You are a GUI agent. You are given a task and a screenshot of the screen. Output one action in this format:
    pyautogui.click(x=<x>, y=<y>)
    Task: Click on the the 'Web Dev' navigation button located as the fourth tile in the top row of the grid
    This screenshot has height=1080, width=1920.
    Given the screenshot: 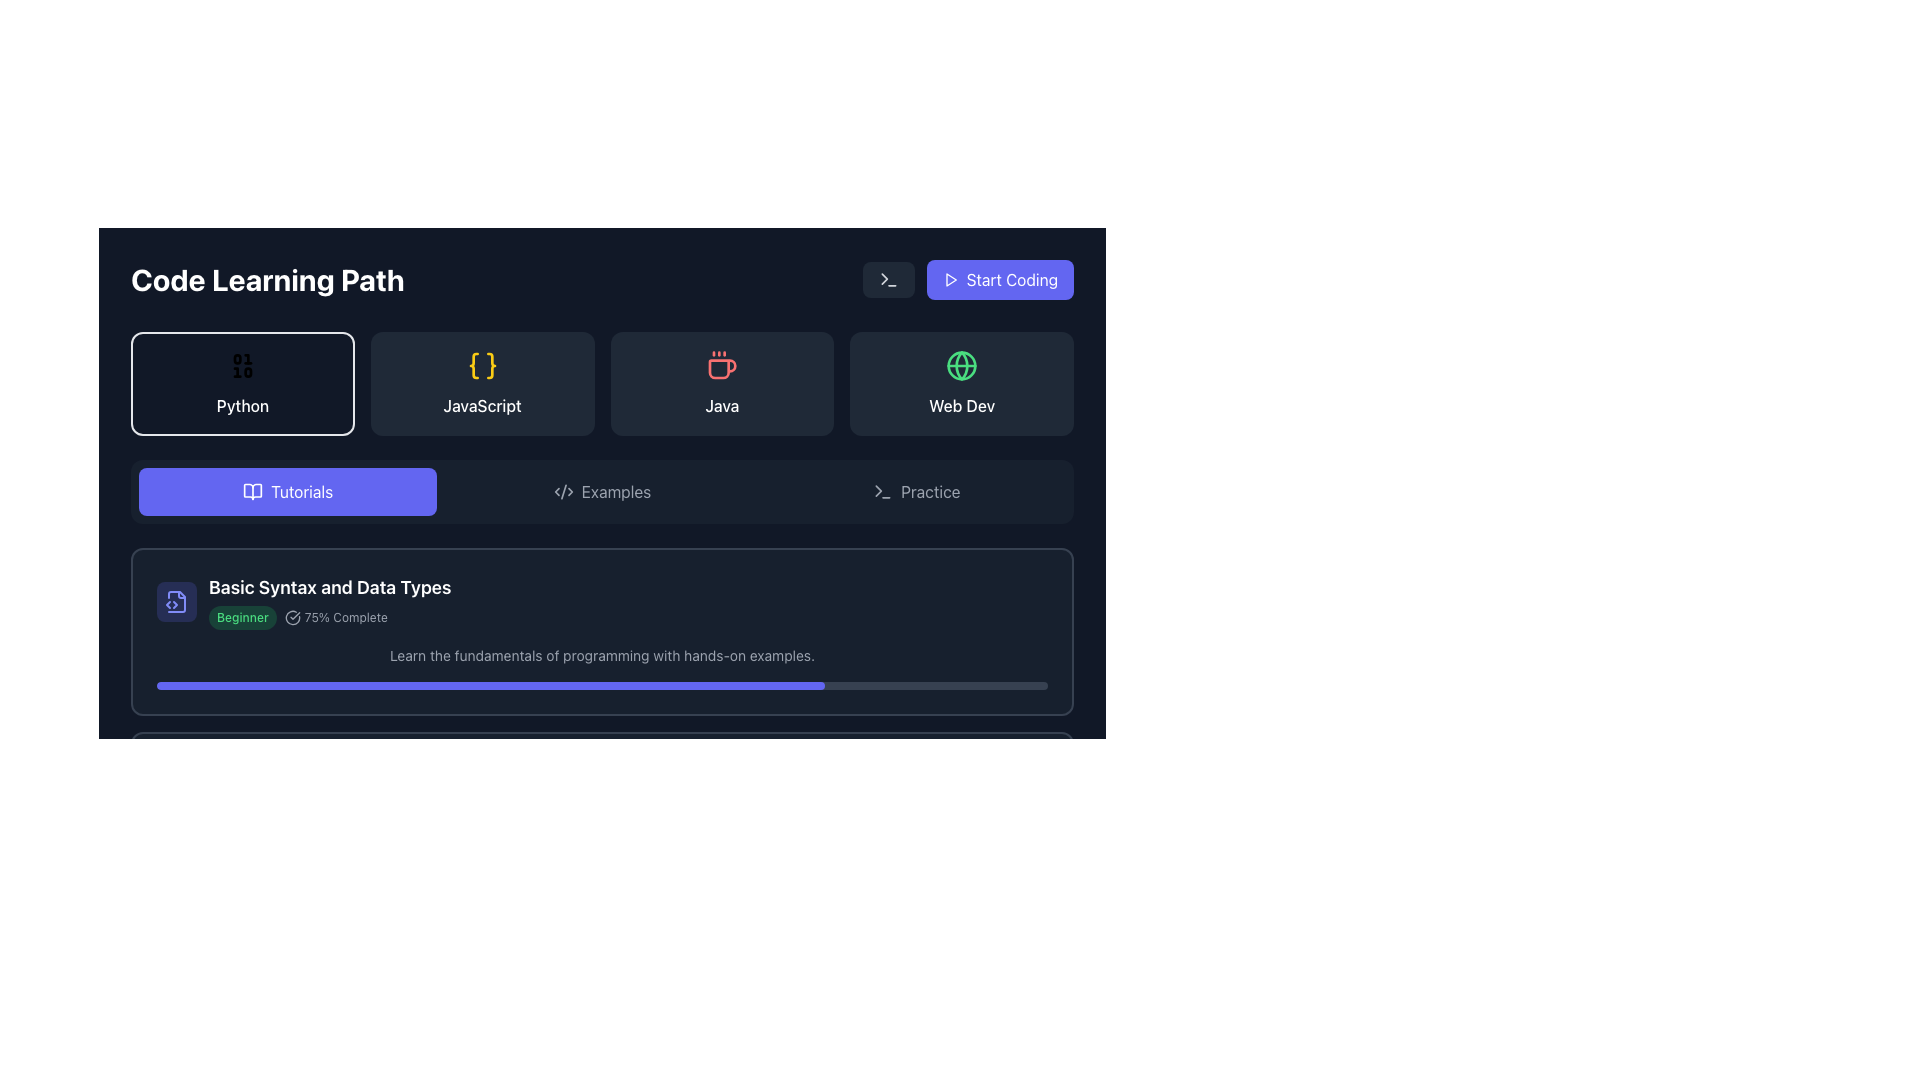 What is the action you would take?
    pyautogui.click(x=961, y=384)
    